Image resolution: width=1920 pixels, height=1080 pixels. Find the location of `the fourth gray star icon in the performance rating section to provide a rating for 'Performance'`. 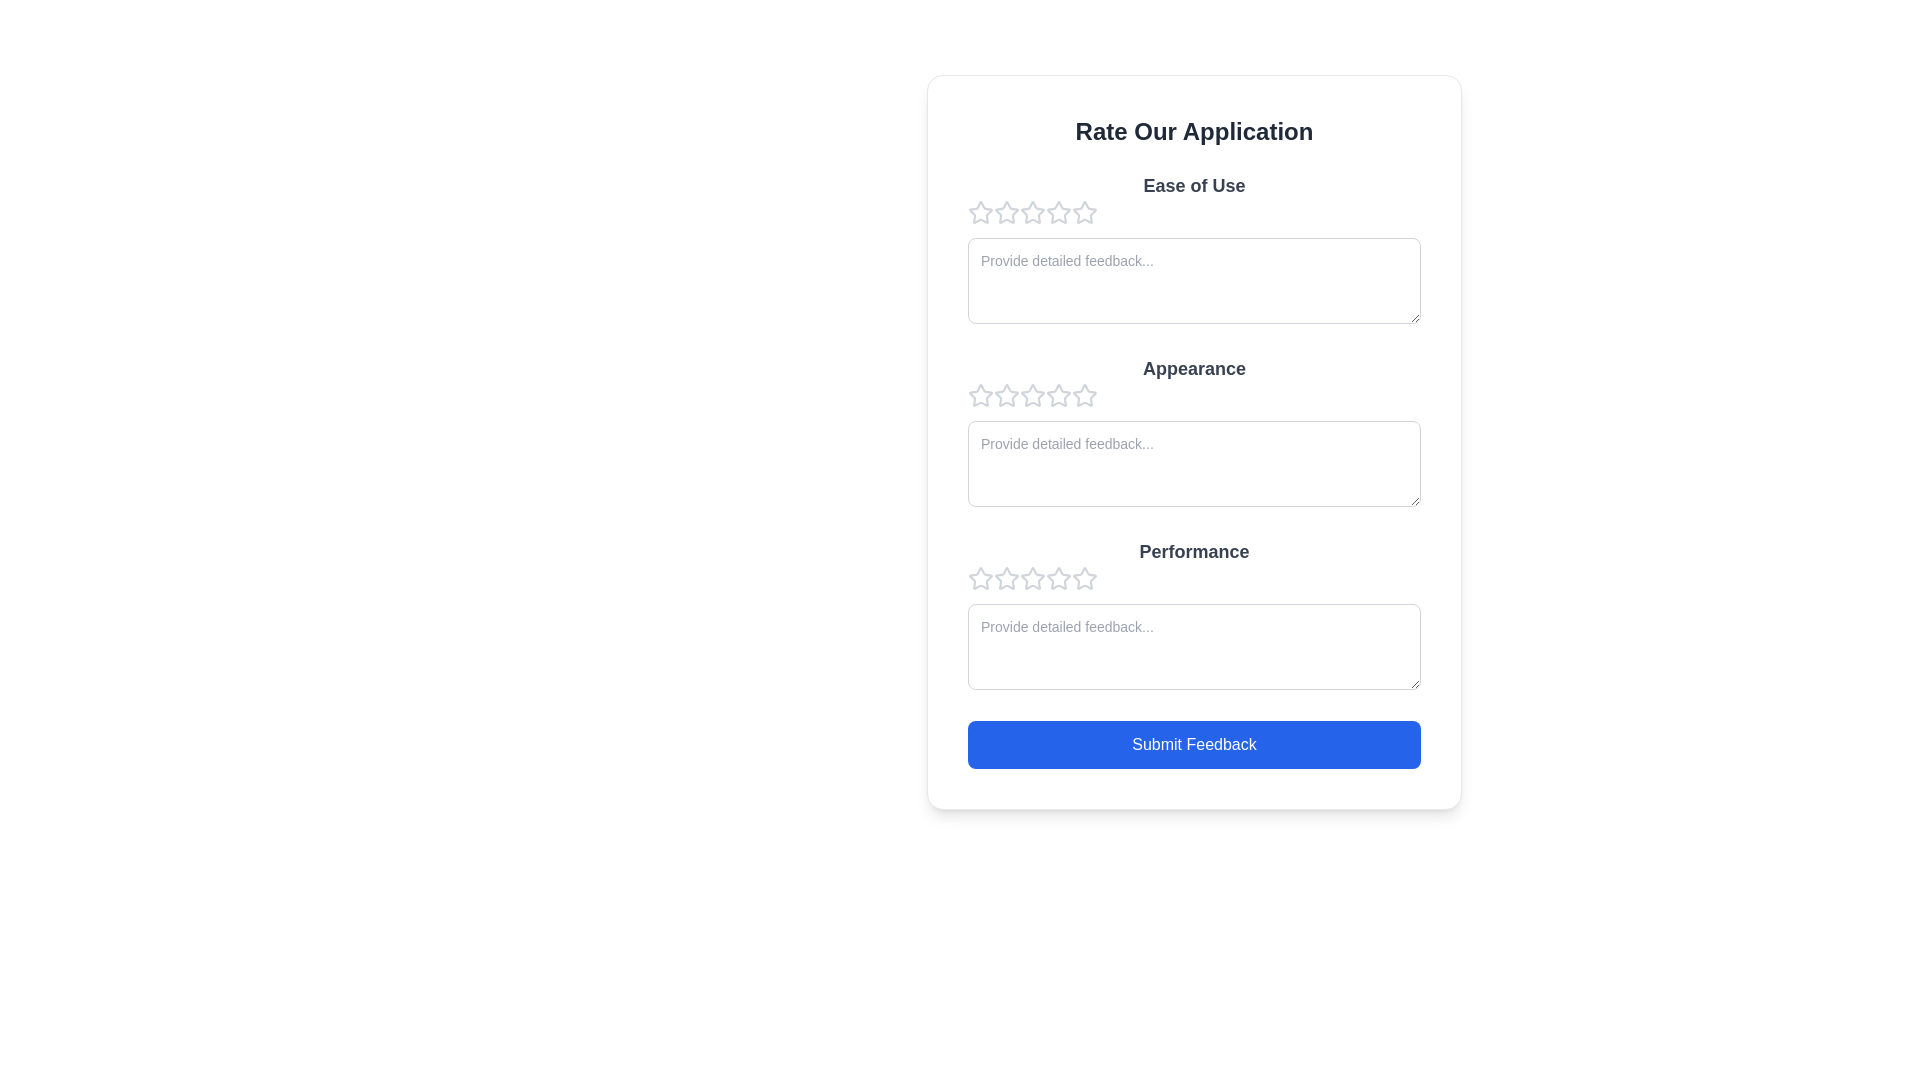

the fourth gray star icon in the performance rating section to provide a rating for 'Performance' is located at coordinates (1032, 578).